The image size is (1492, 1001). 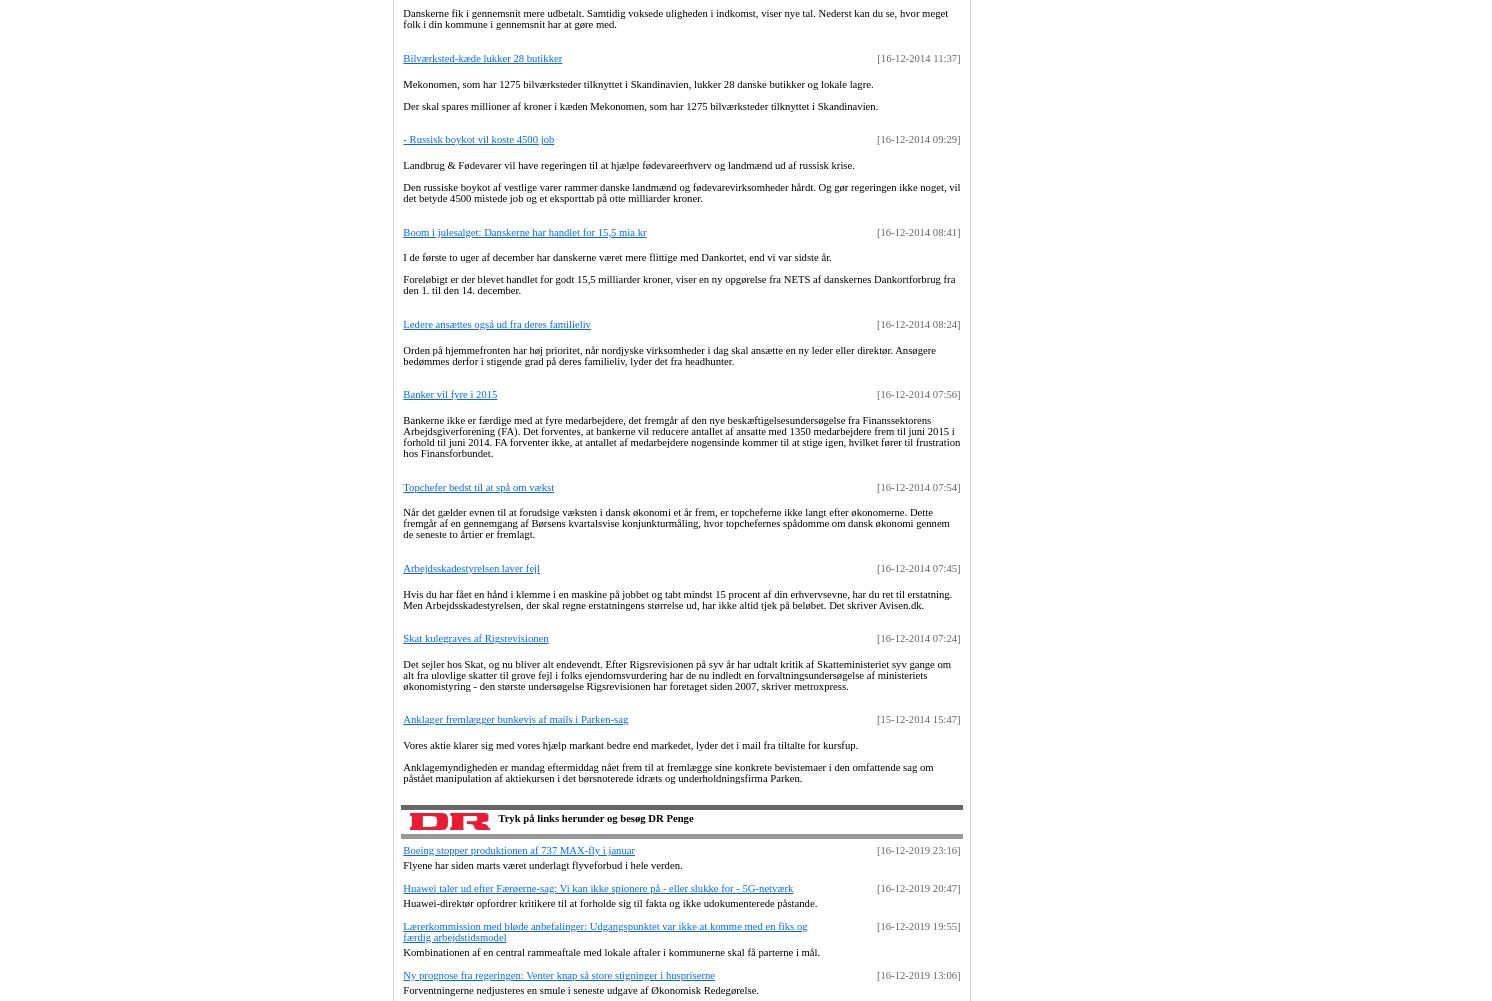 I want to click on '[16-12-2019 19:55]', so click(x=918, y=925).